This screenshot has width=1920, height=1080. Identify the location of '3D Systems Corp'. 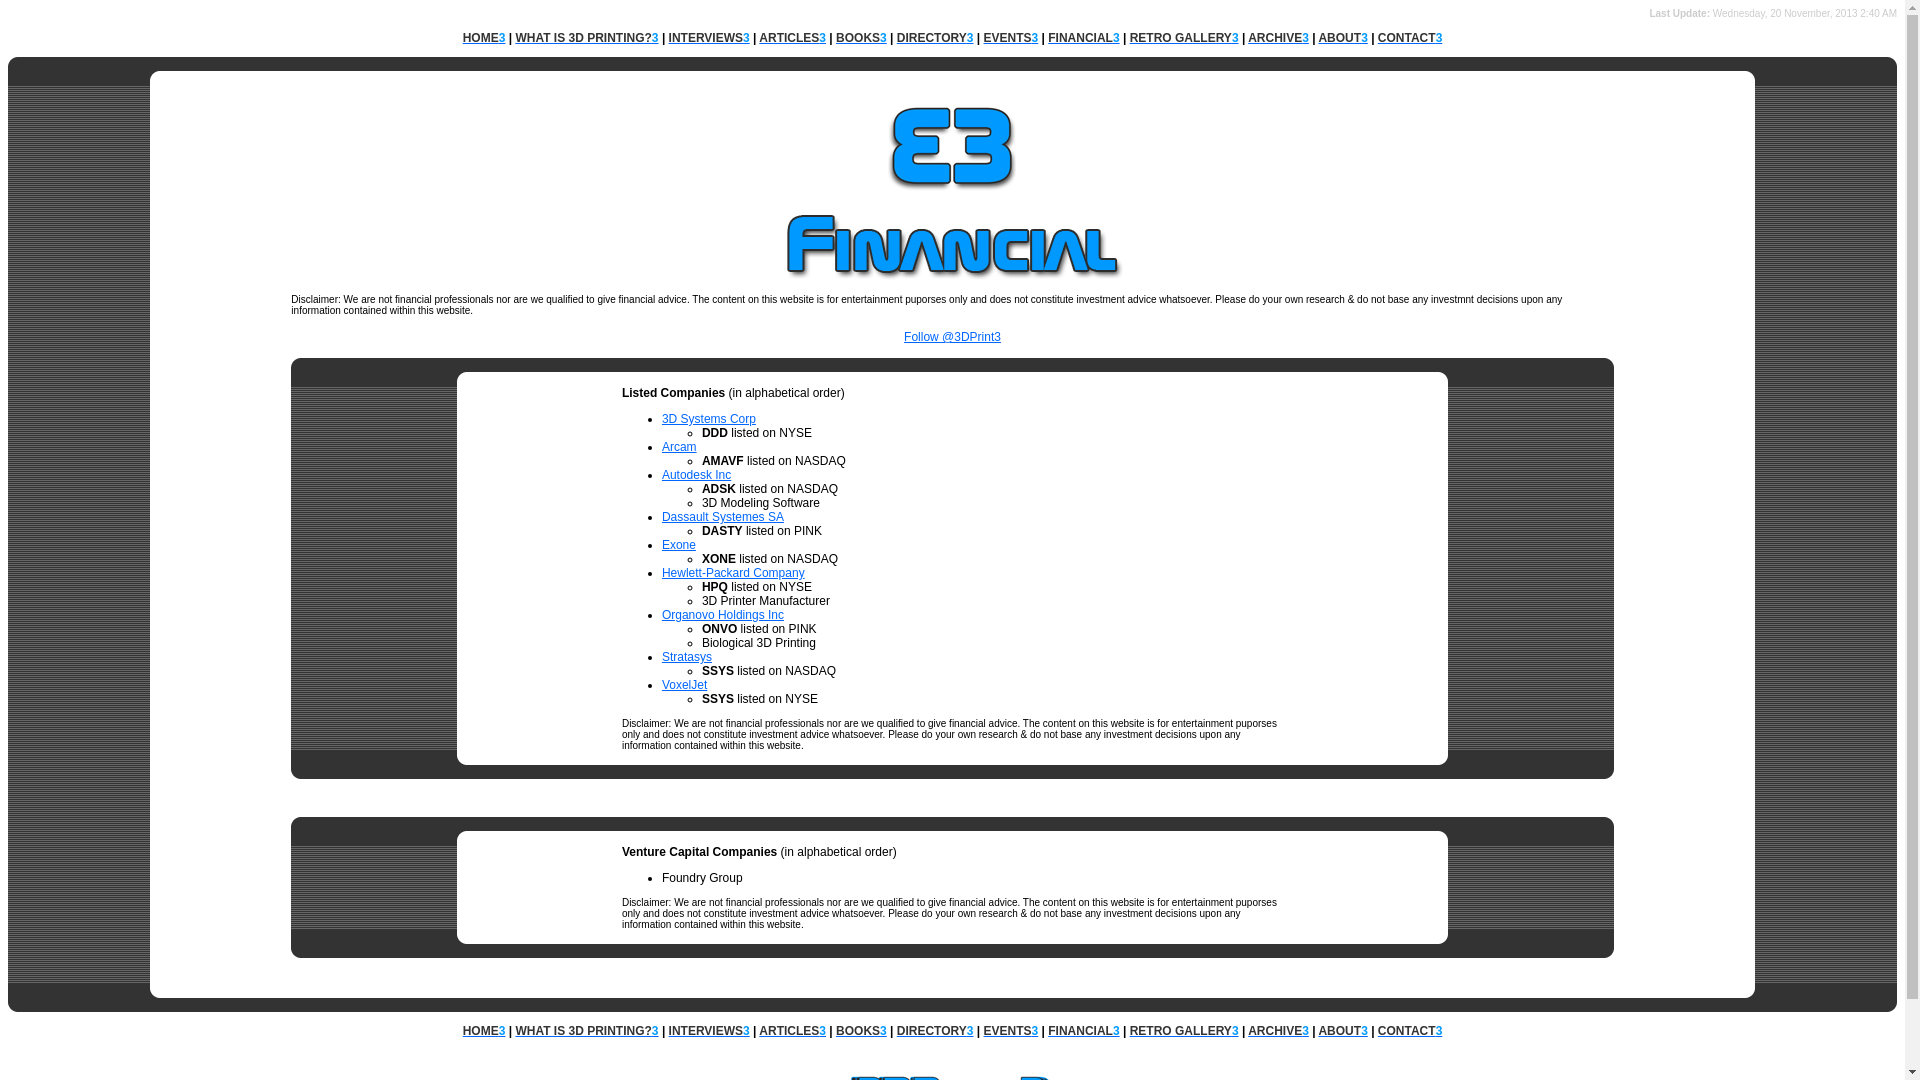
(709, 418).